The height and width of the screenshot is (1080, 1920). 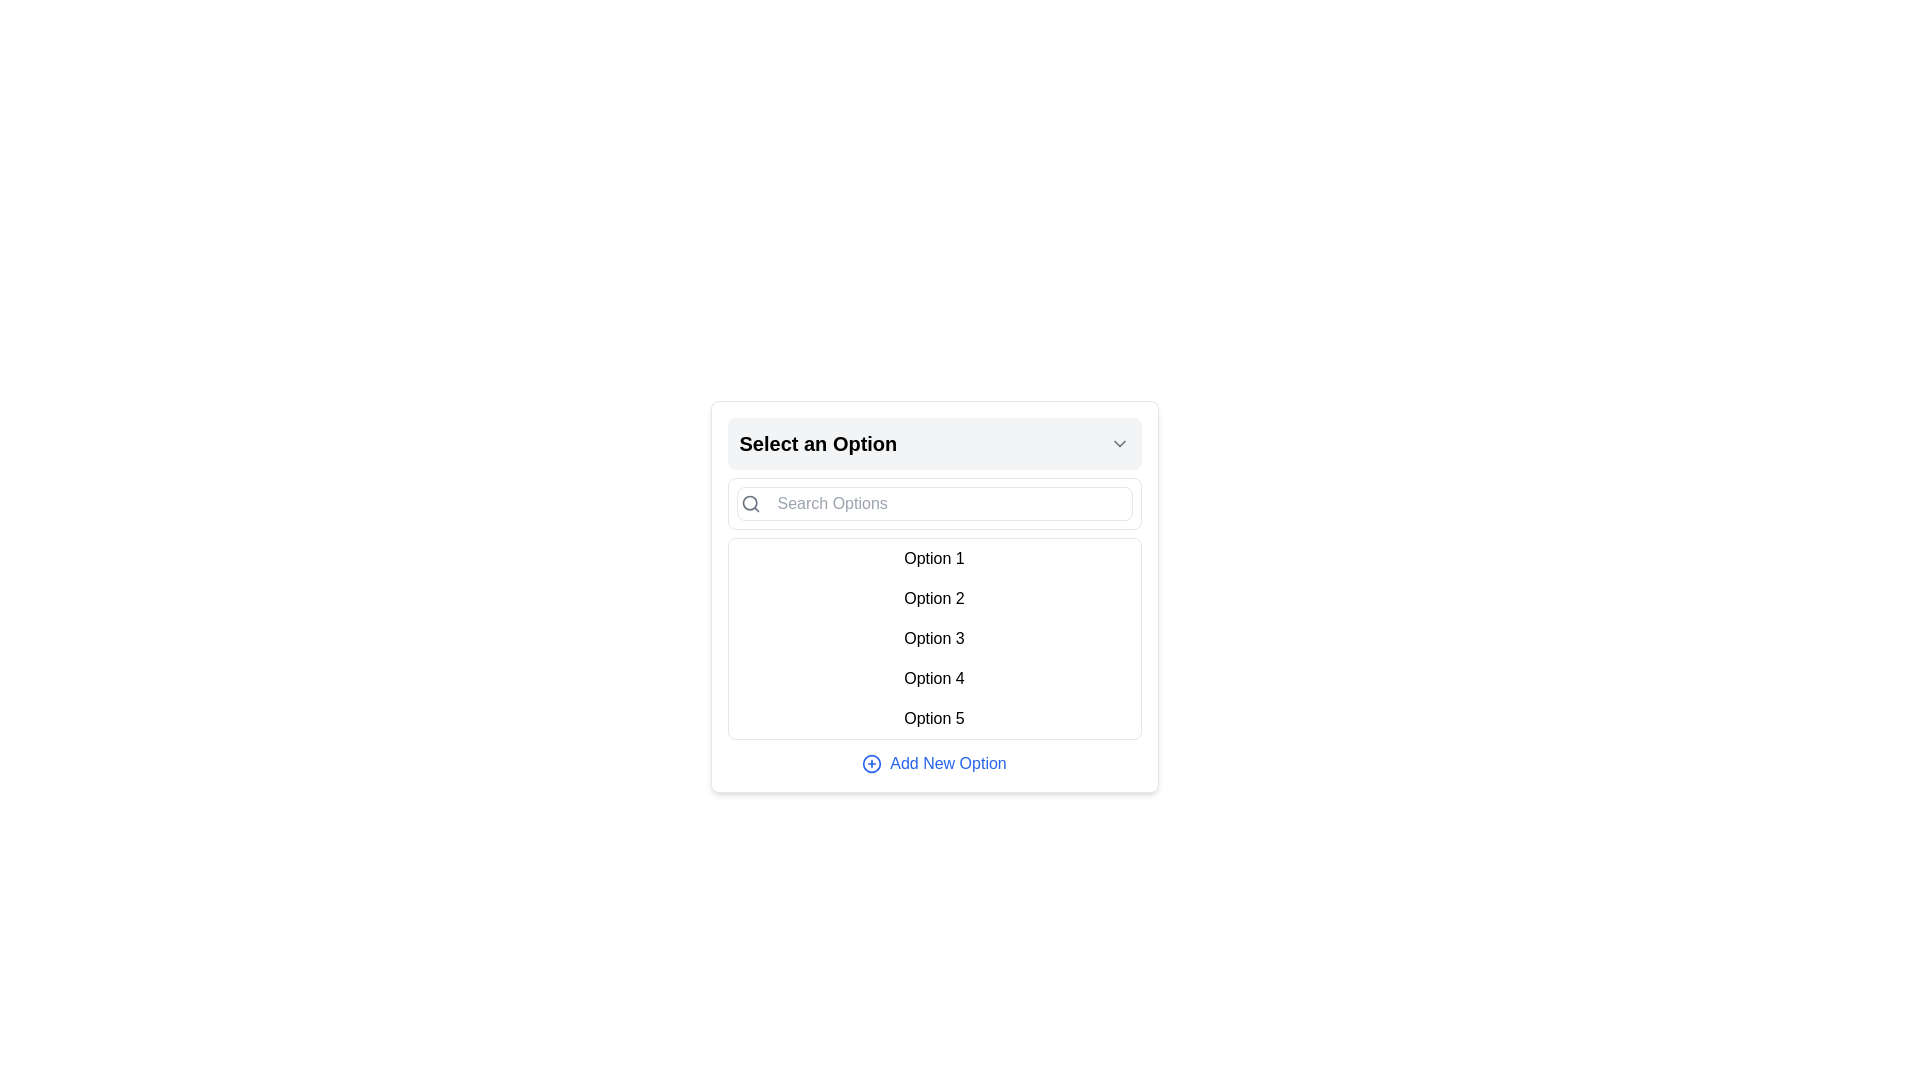 I want to click on the circular icon with a blue border and a plus sign inside, located next to the text 'Add New Option', so click(x=872, y=763).